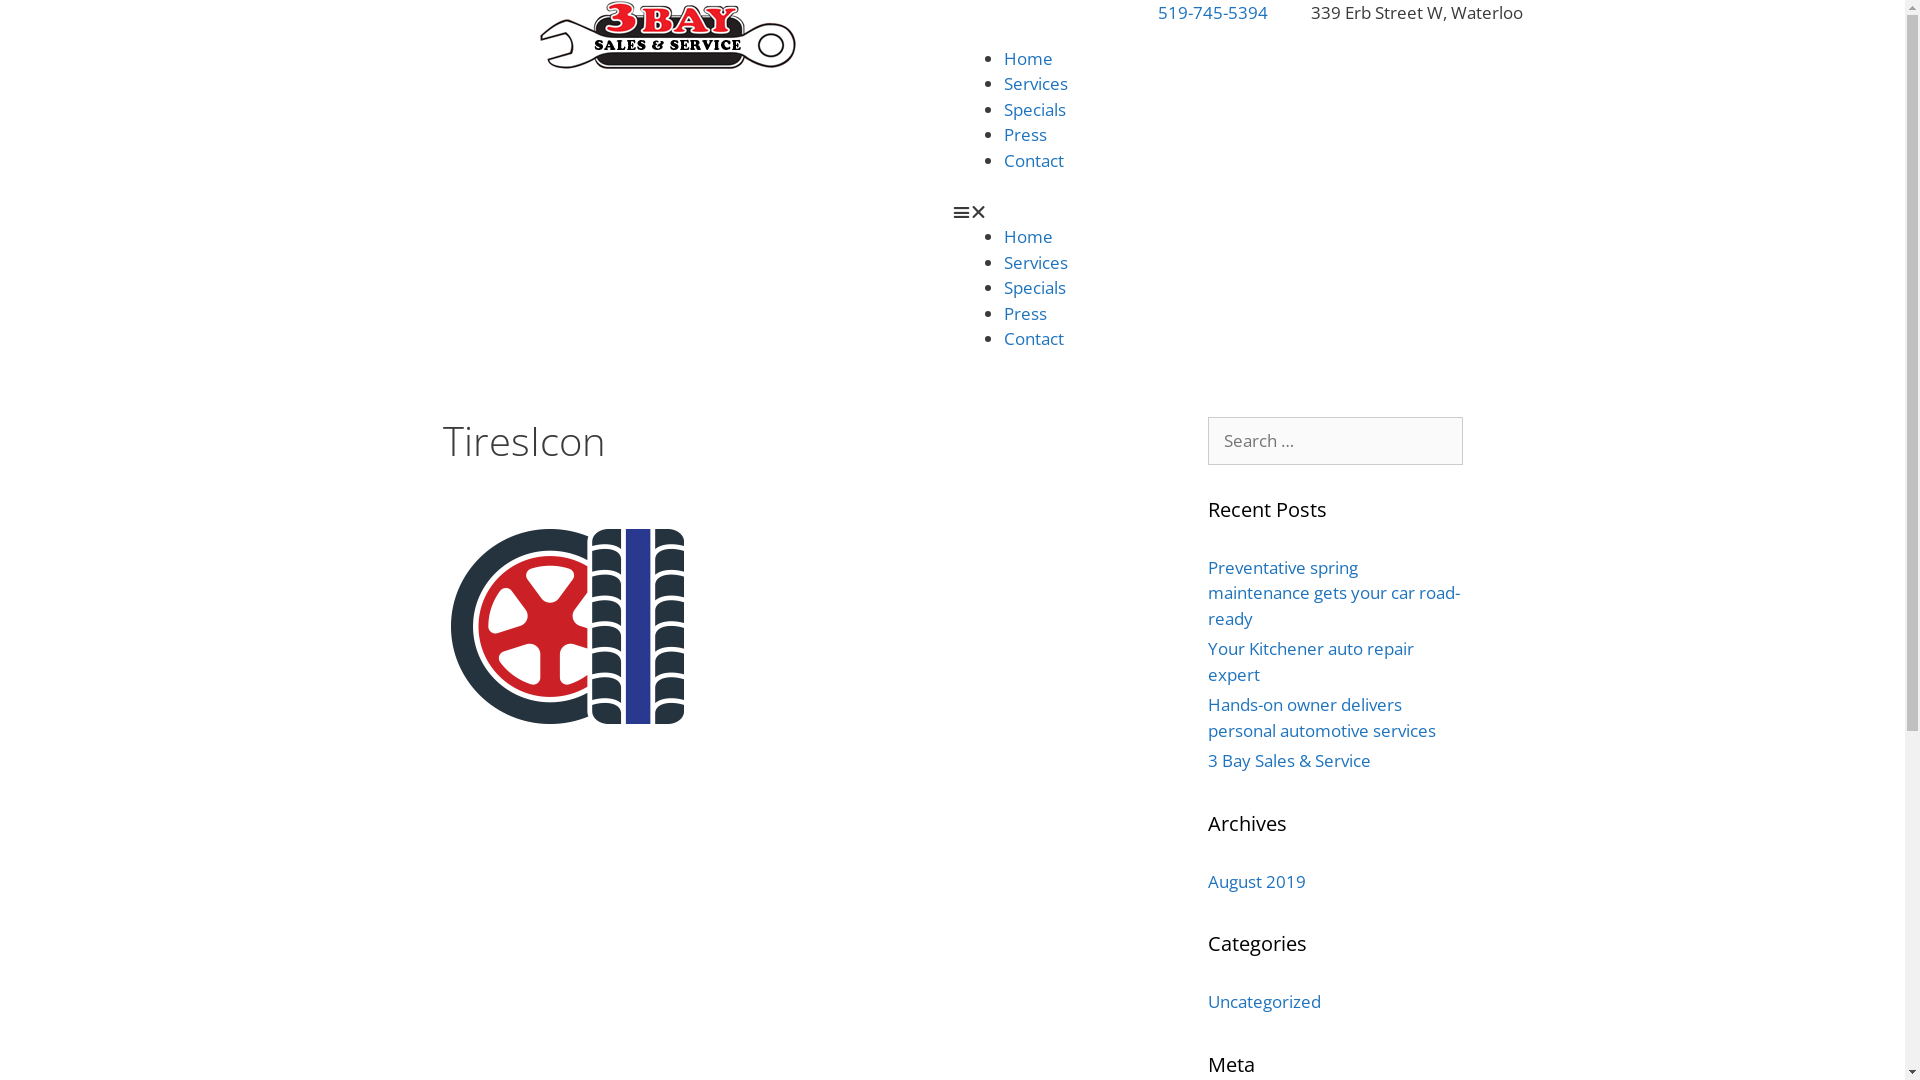 This screenshot has height=1080, width=1920. What do you see at coordinates (1310, 661) in the screenshot?
I see `'Your Kitchener auto repair expert'` at bounding box center [1310, 661].